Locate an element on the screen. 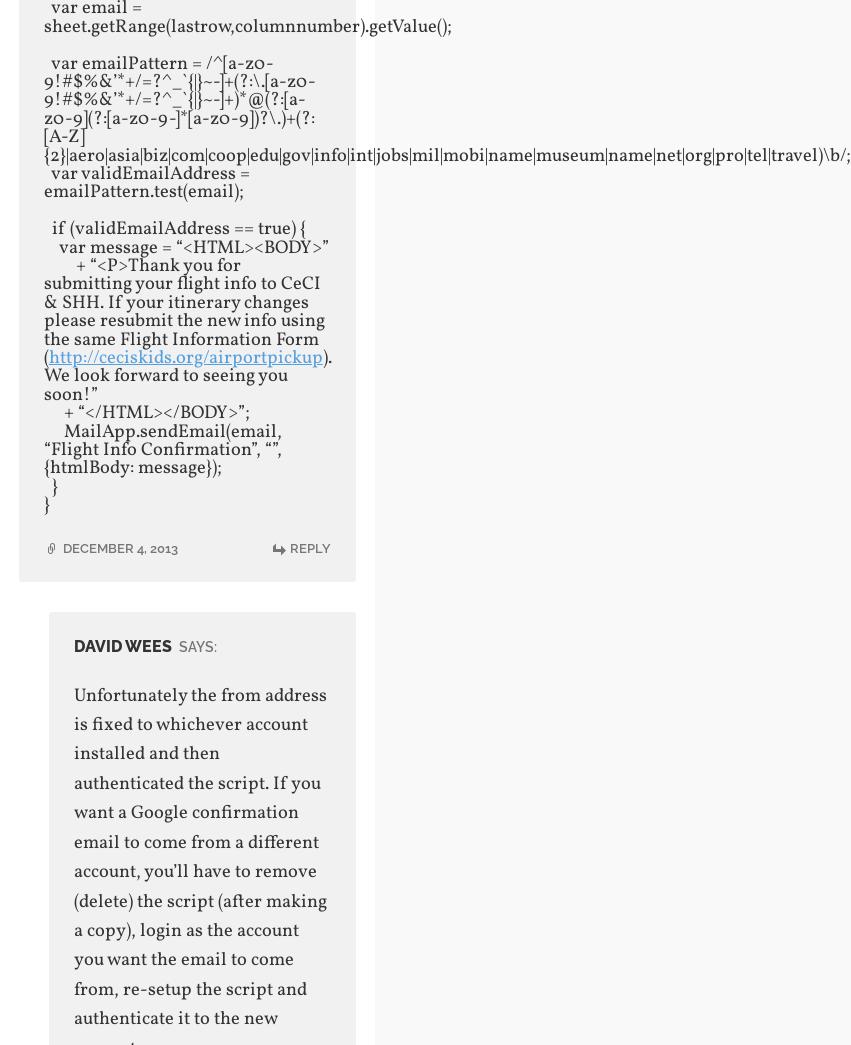 The image size is (851, 1045). 'http://ceciskids.org/airportpickup' is located at coordinates (184, 357).